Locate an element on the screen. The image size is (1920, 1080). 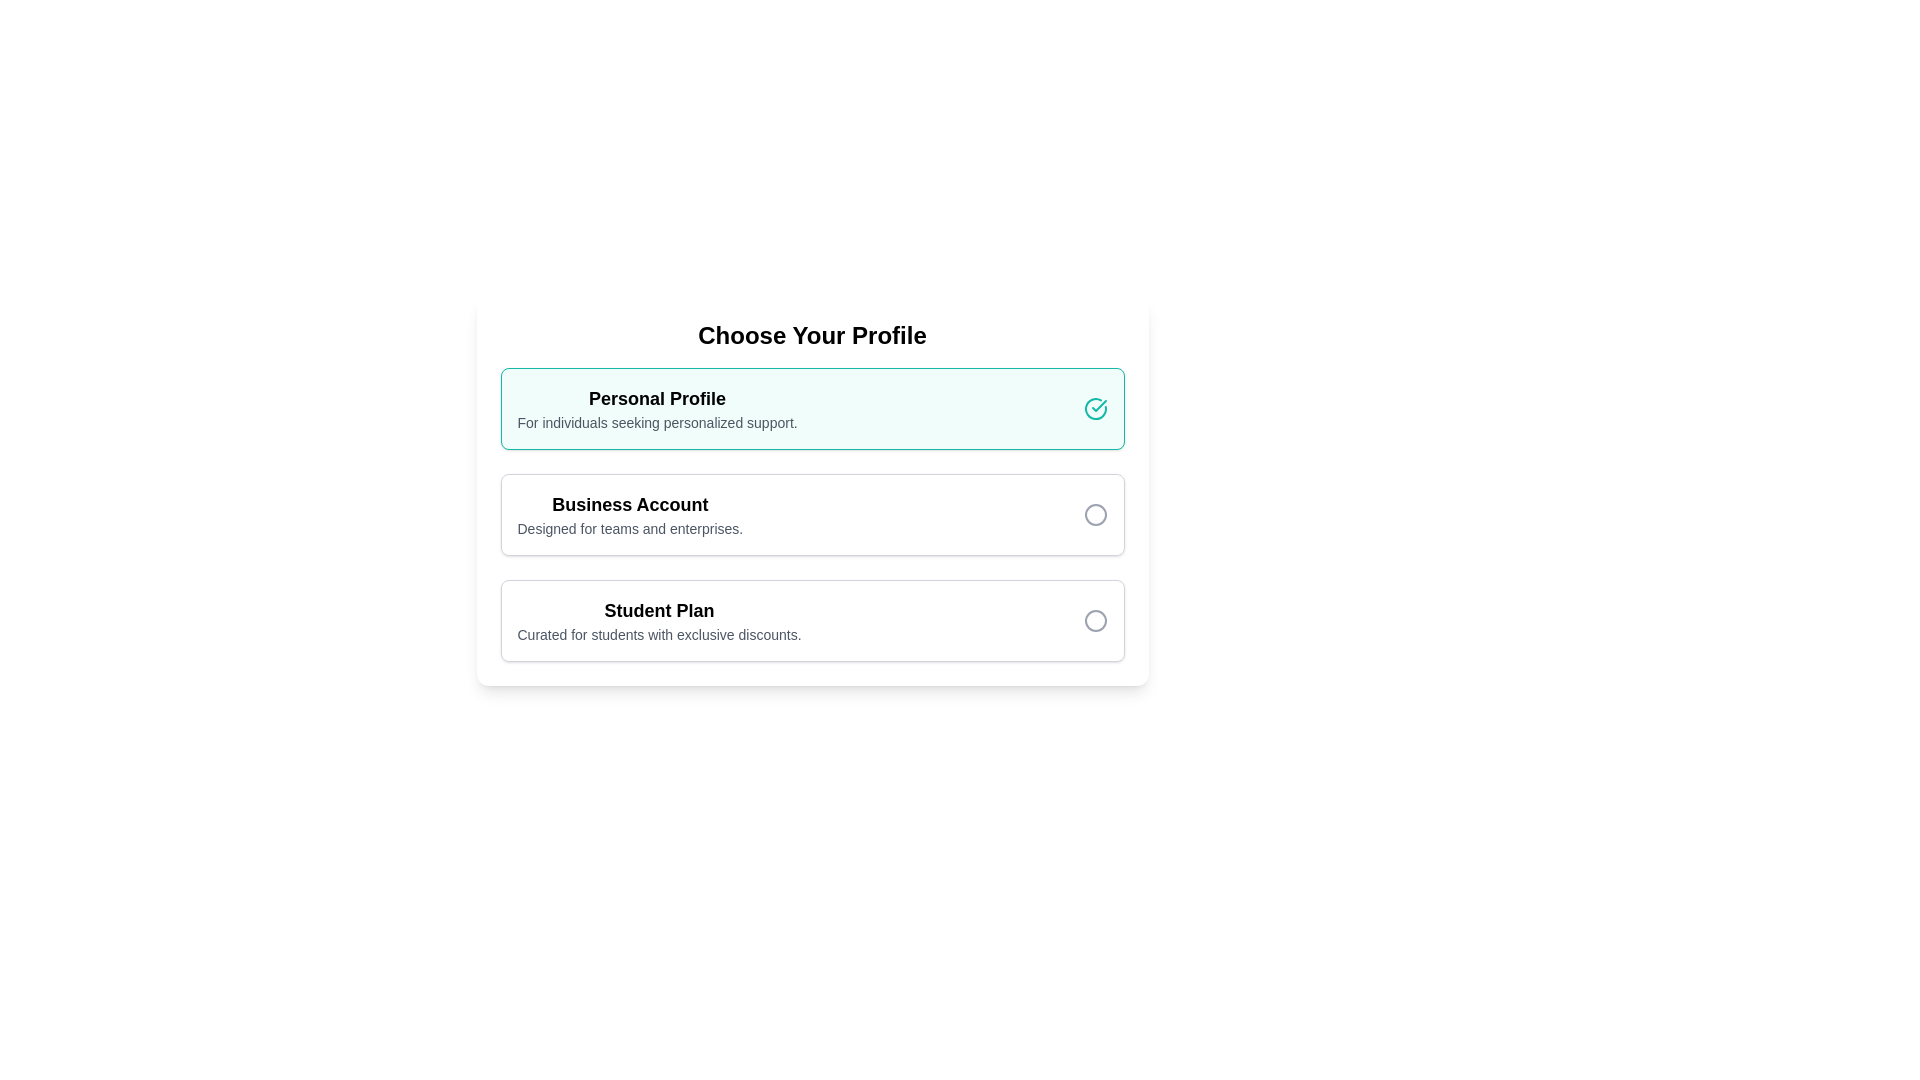
the circular icon with a teal outlined checkmark located at the far right of the 'Personal Profile' card, aligned with the header text 'Personal Profile' is located at coordinates (1094, 407).